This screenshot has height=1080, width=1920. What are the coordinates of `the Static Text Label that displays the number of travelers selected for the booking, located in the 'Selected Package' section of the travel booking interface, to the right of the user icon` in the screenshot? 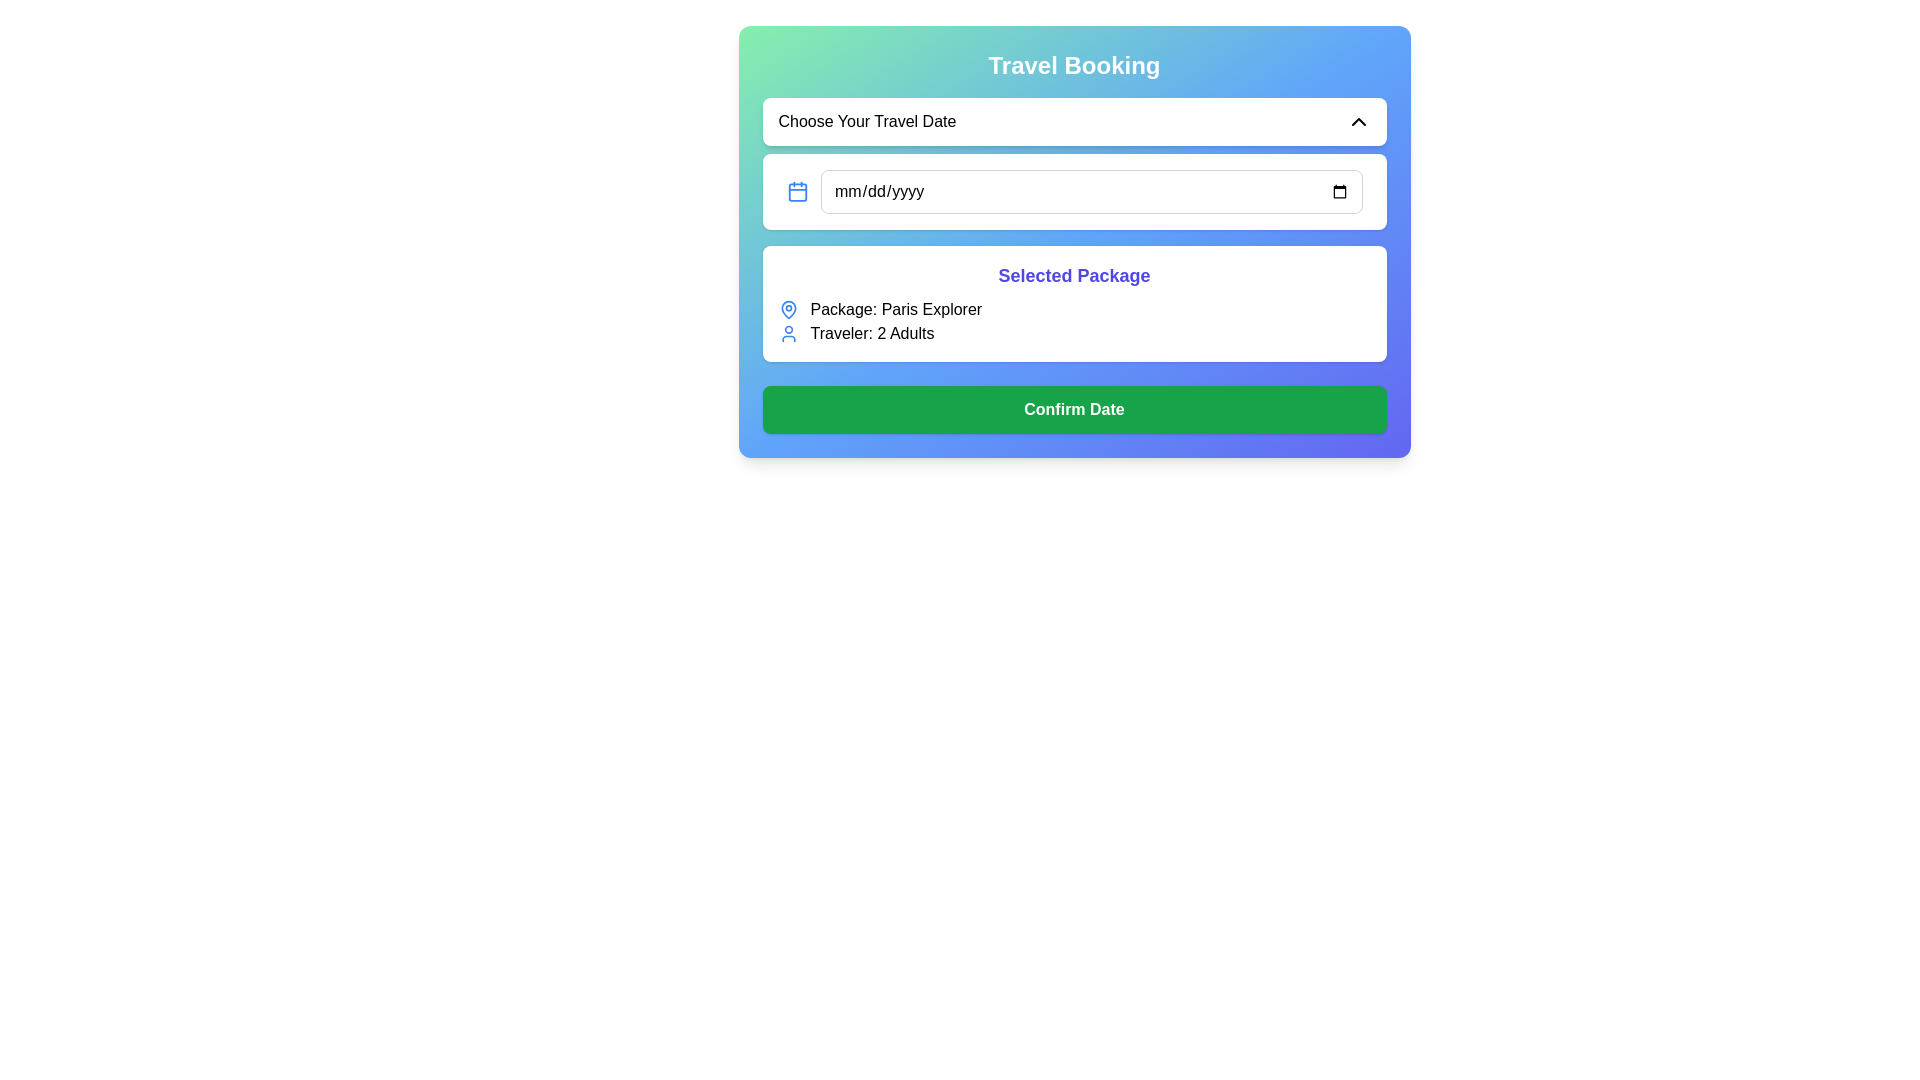 It's located at (872, 333).